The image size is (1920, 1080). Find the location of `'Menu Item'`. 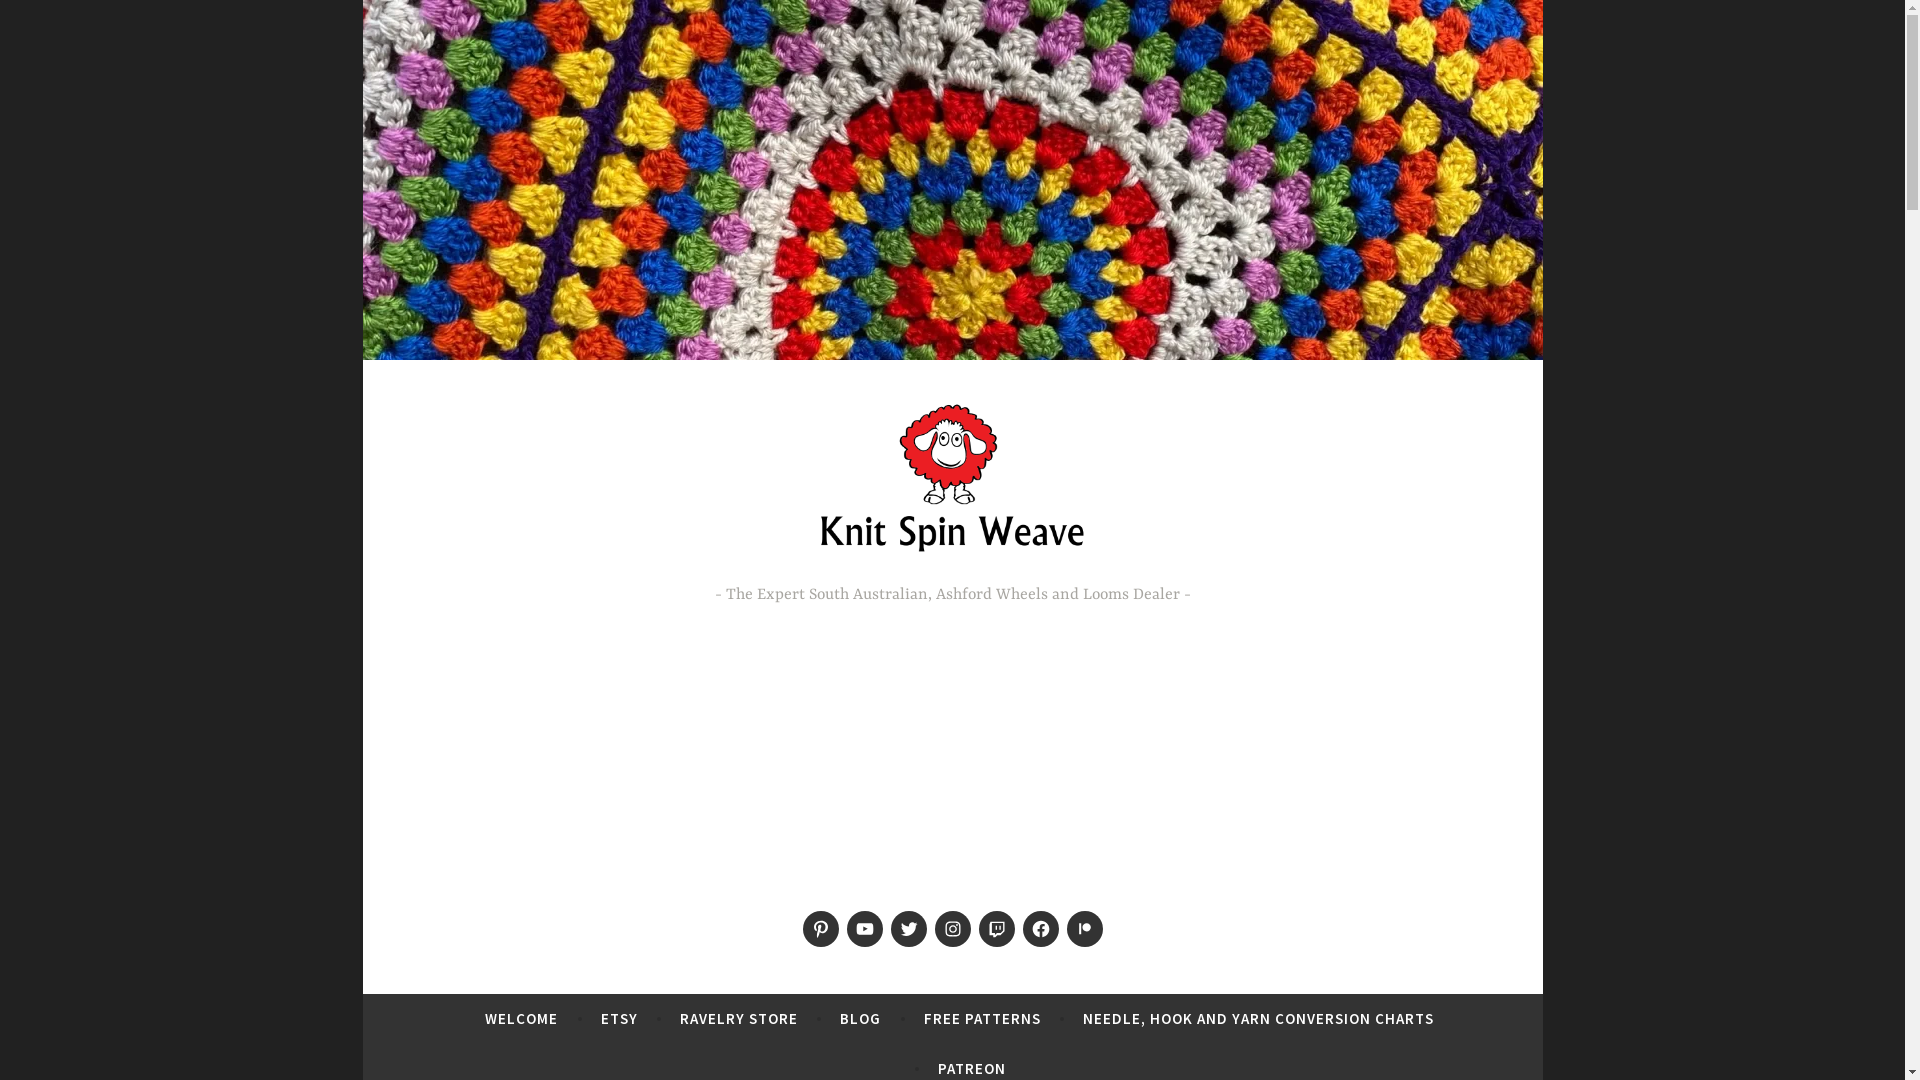

'Menu Item' is located at coordinates (864, 929).